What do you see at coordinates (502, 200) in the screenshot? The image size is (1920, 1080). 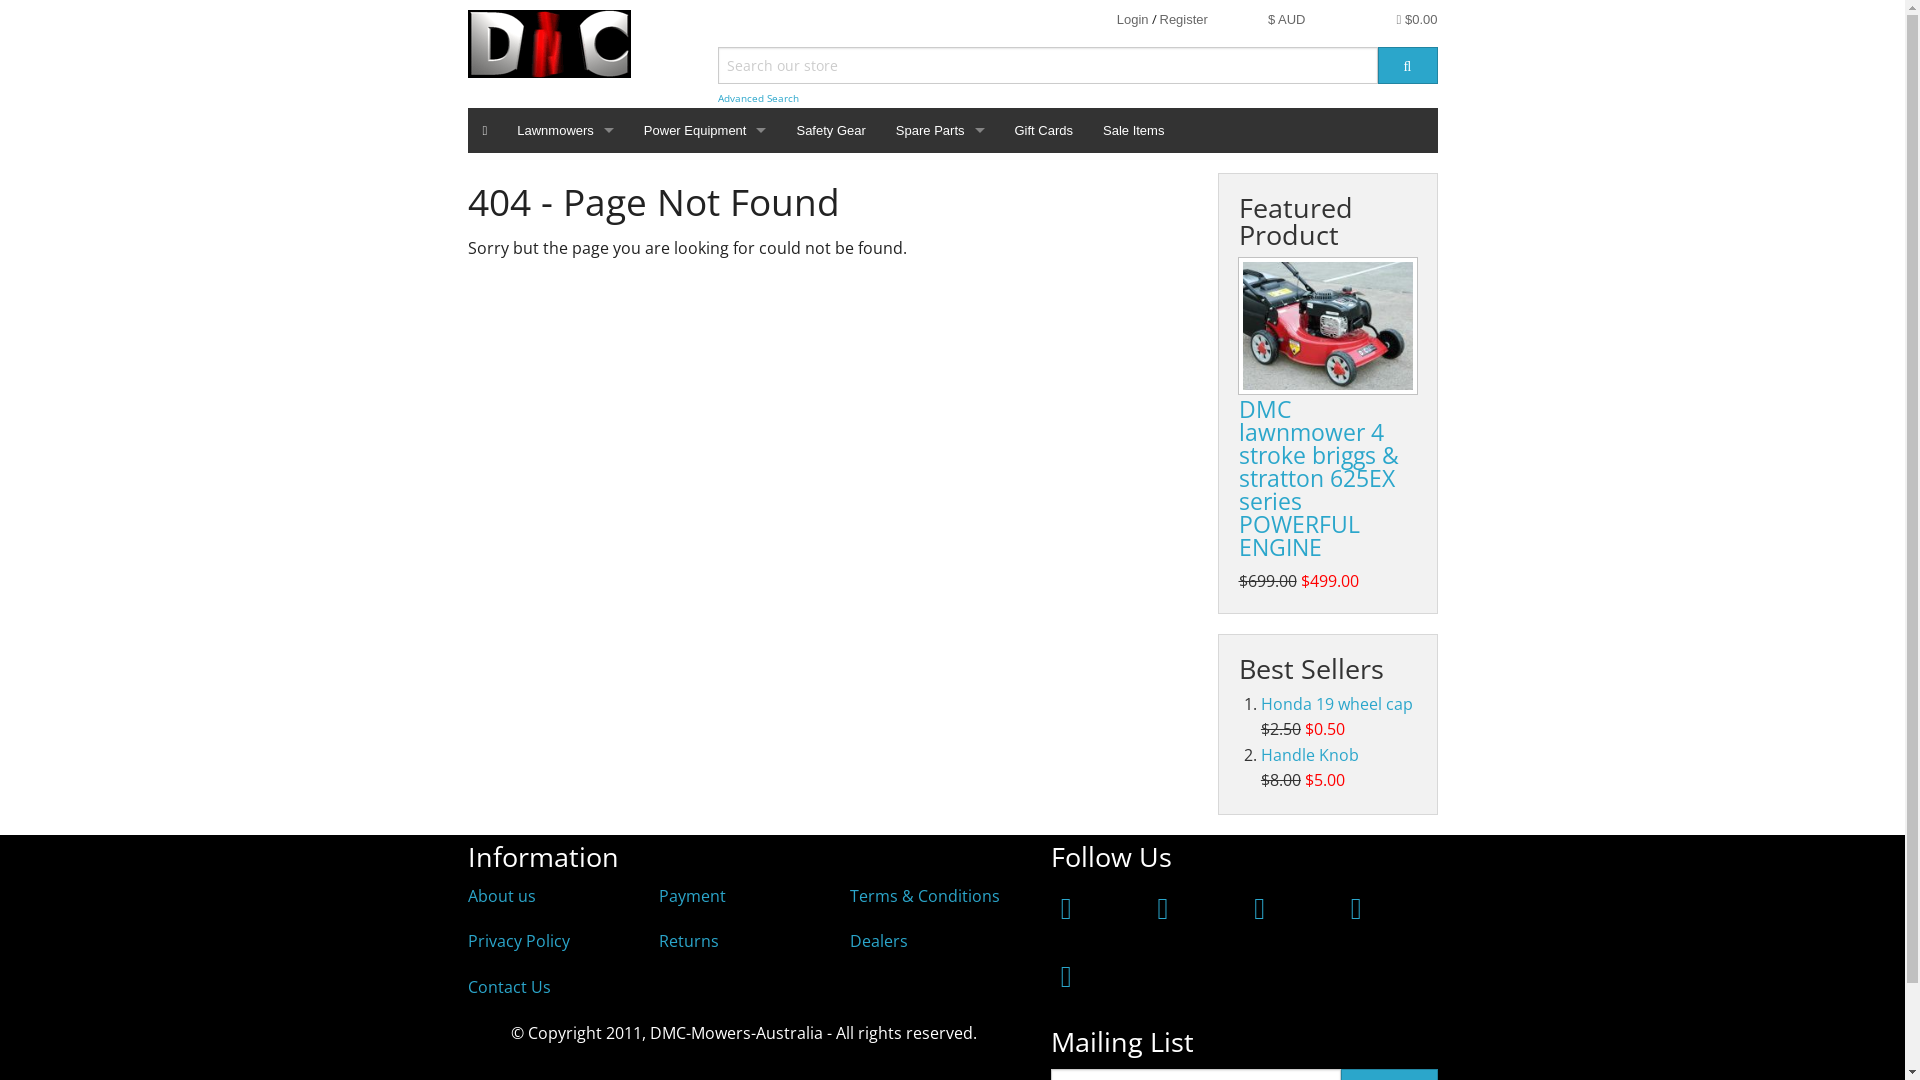 I see `'Ride-On Mowers / Zero Turn Mowers'` at bounding box center [502, 200].